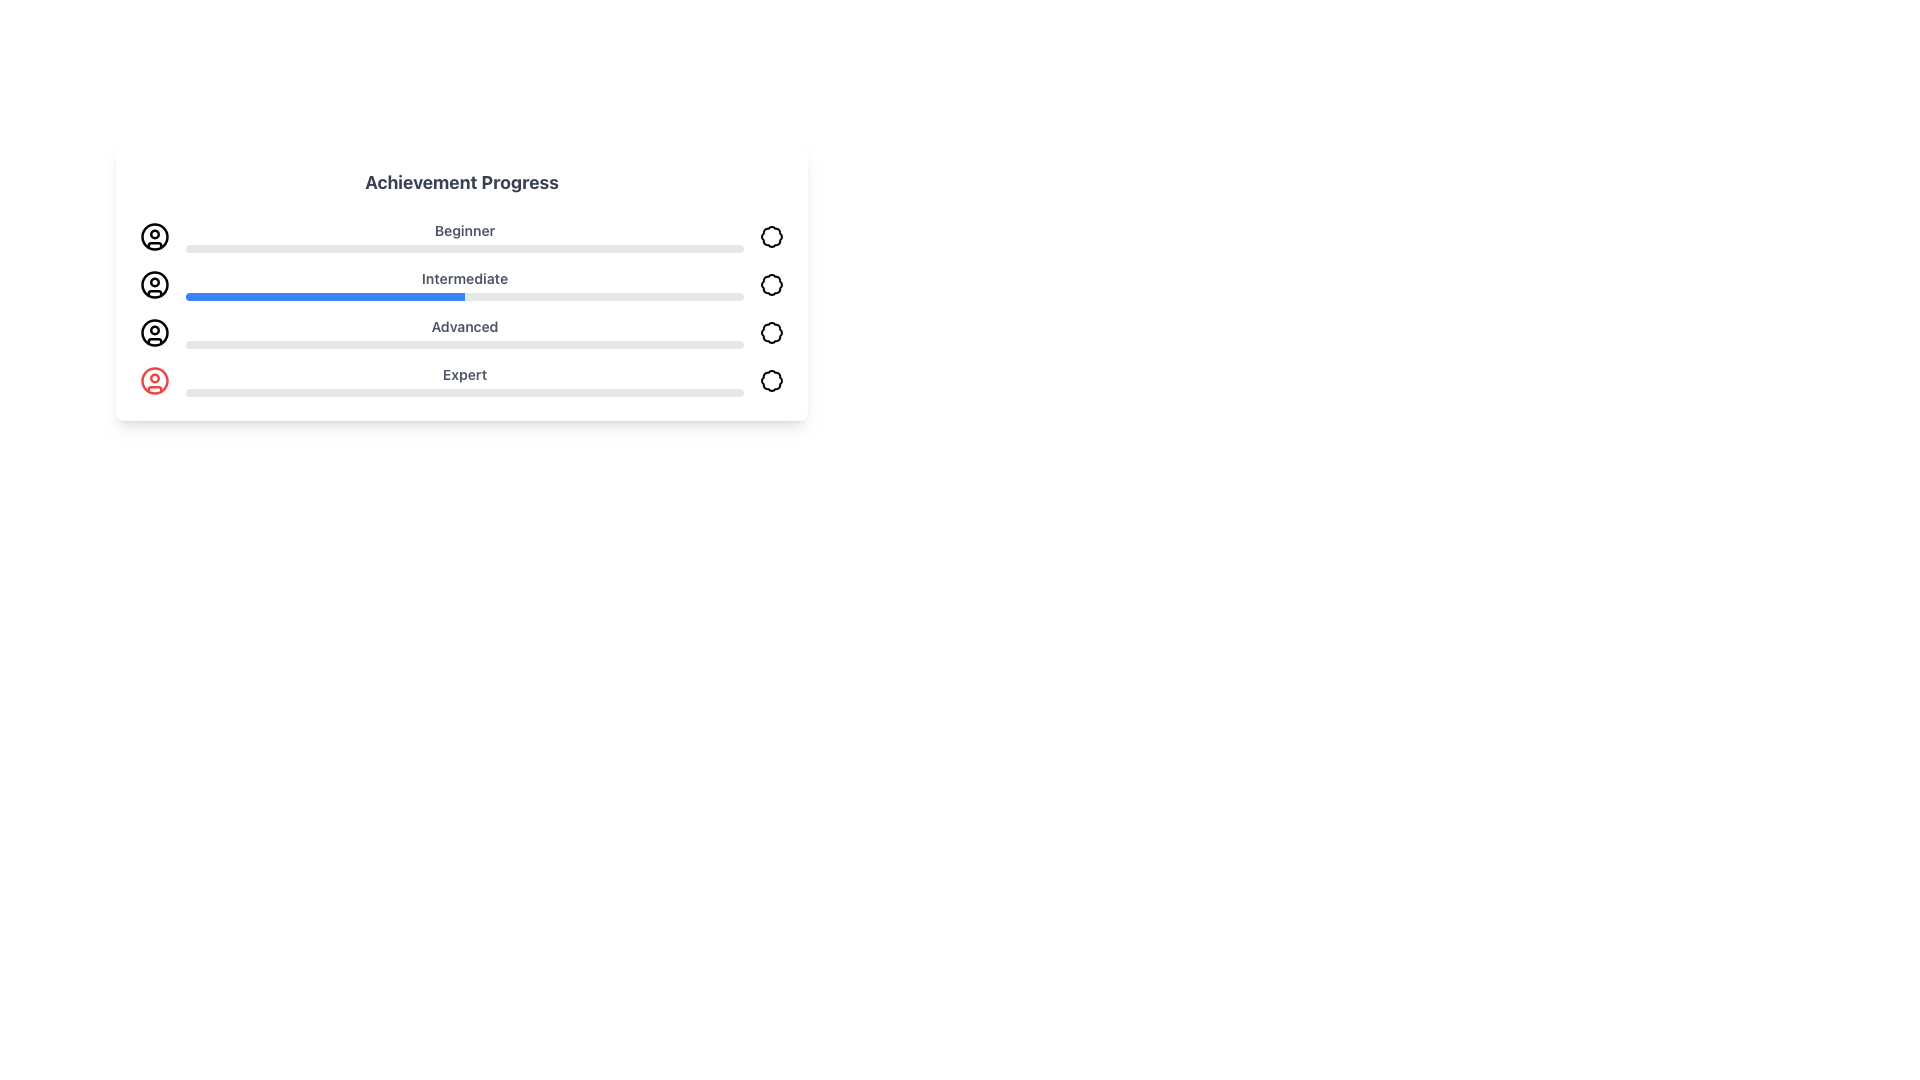 The height and width of the screenshot is (1080, 1920). What do you see at coordinates (464, 343) in the screenshot?
I see `the horizontal progress bar styled with a light gray background and yellow segment, located beneath the label 'Advanced', which is the third progress bar in the sequence` at bounding box center [464, 343].